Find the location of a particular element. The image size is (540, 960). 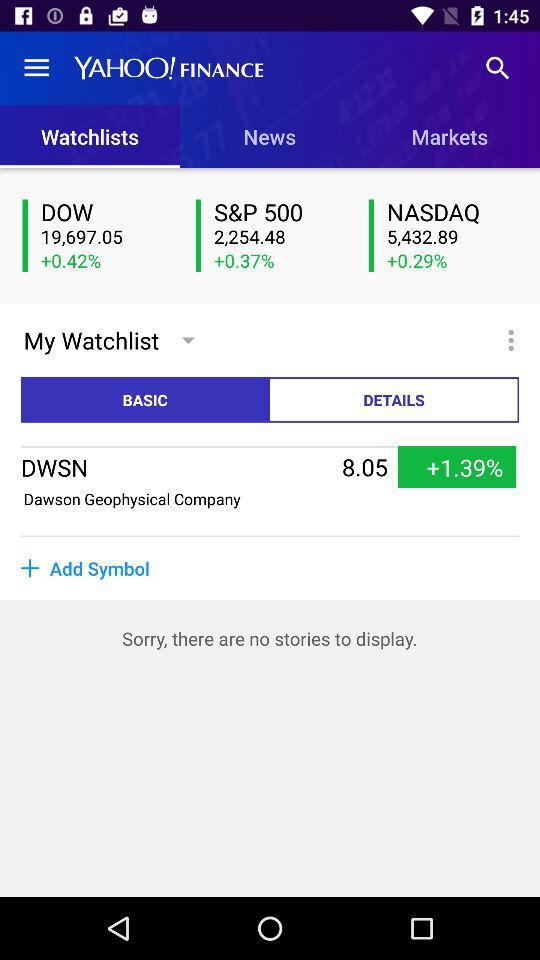

+1.39% icon is located at coordinates (457, 467).